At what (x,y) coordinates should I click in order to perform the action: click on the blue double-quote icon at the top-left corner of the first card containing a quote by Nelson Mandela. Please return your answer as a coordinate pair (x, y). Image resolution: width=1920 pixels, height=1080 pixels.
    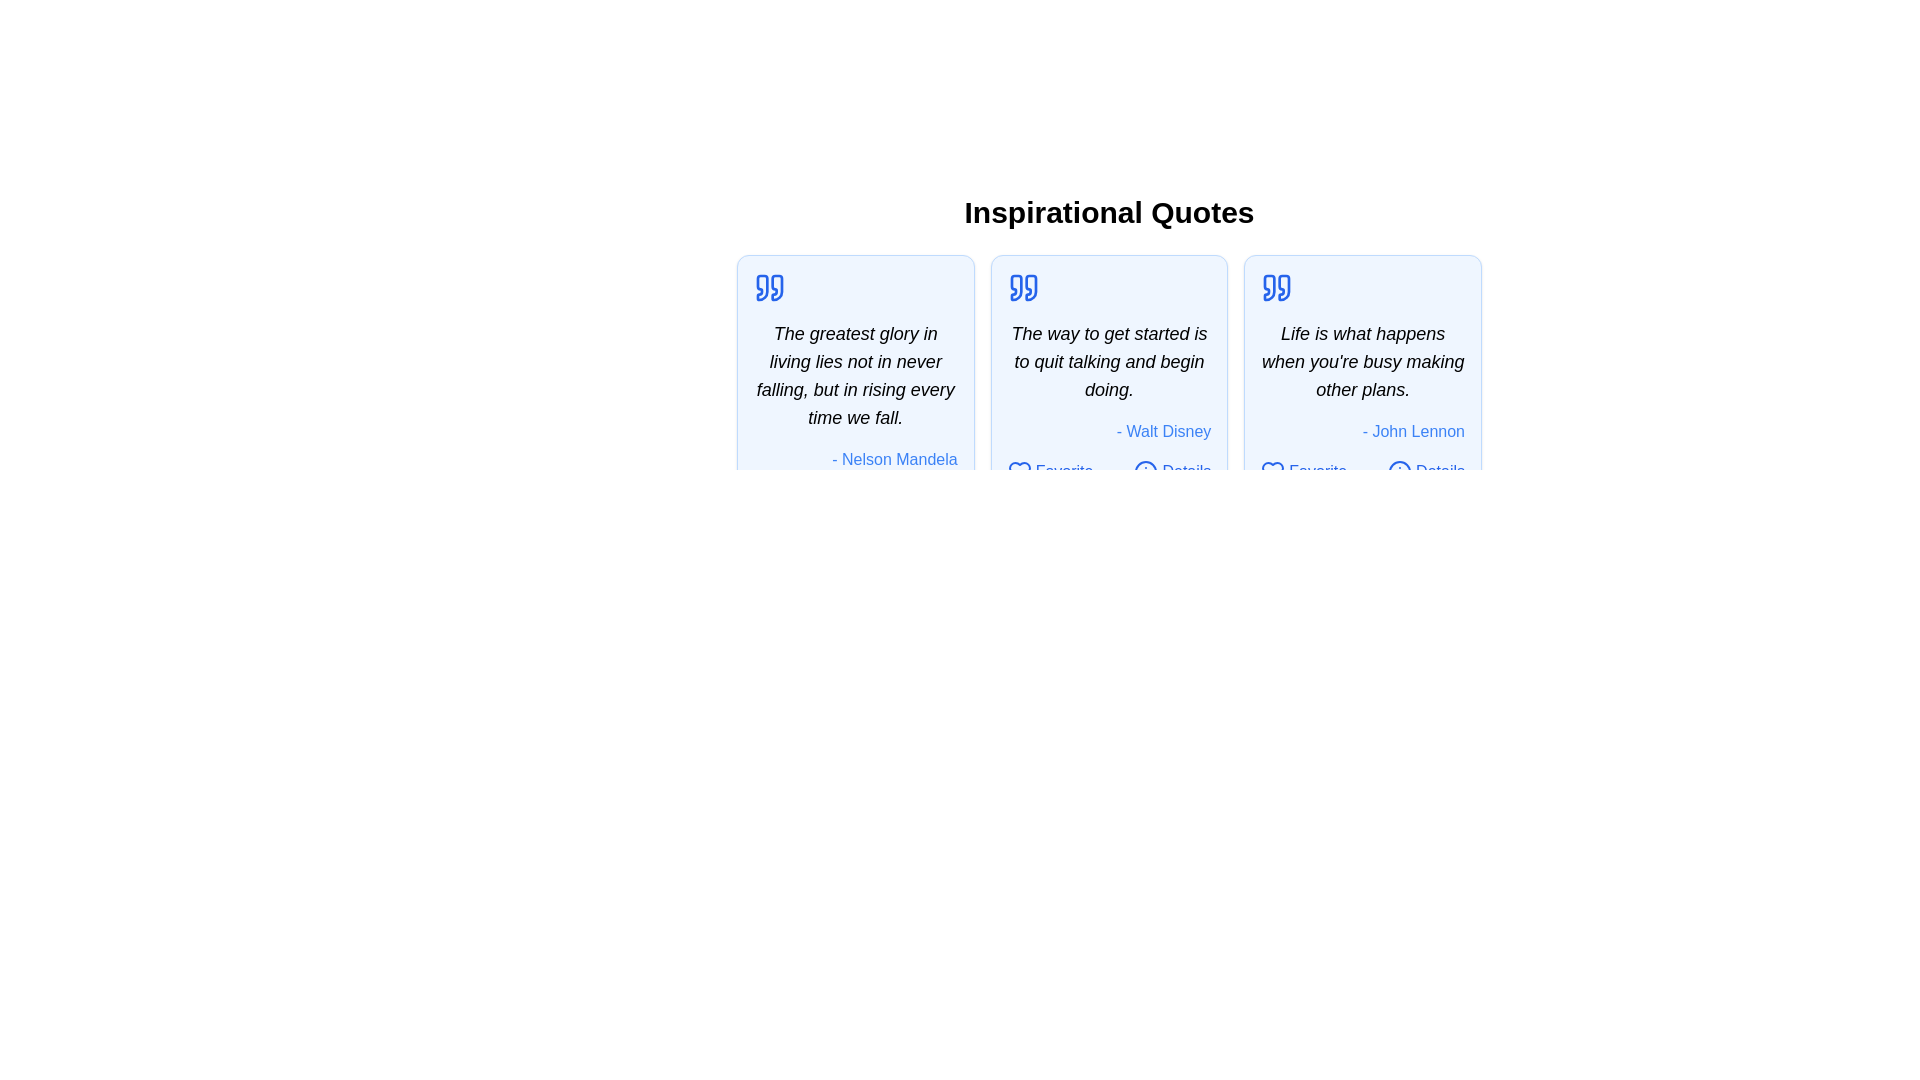
    Looking at the image, I should click on (768, 288).